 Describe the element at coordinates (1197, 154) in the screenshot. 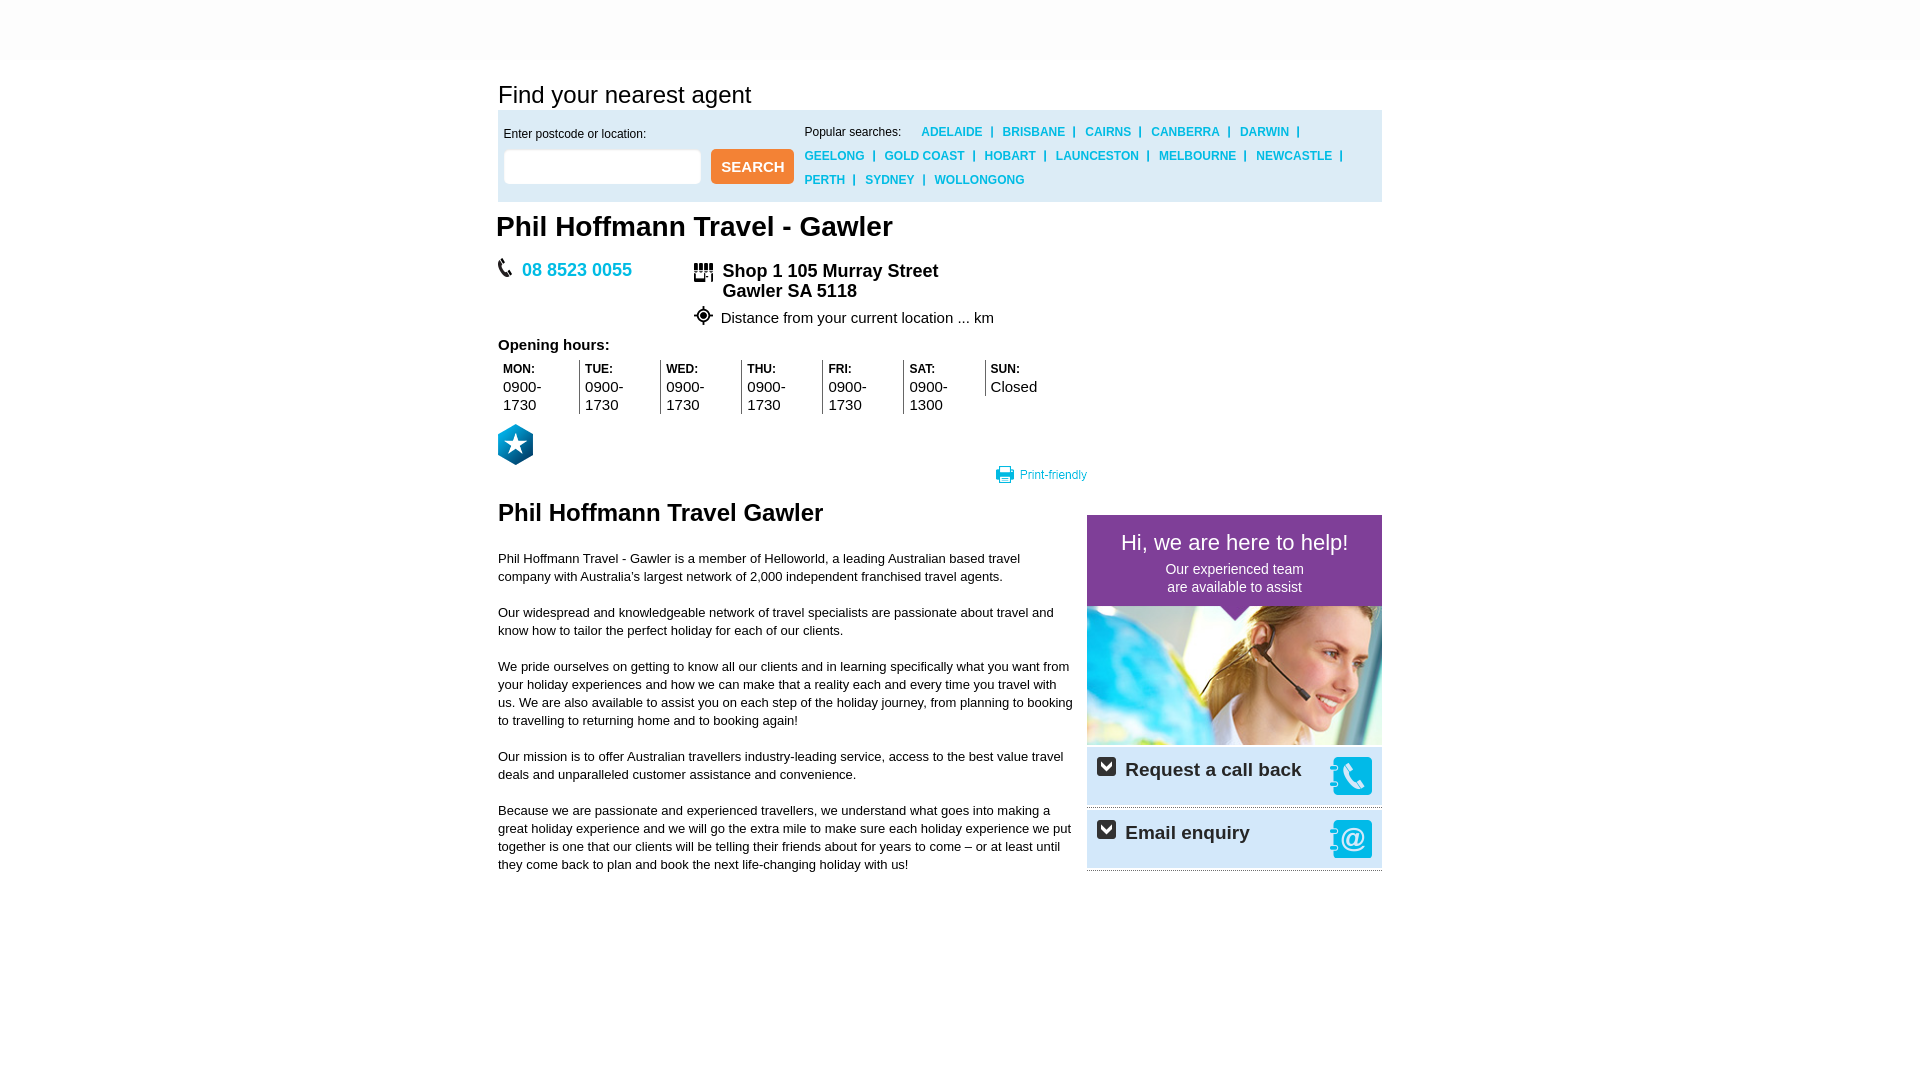

I see `'MELBOURNE'` at that location.